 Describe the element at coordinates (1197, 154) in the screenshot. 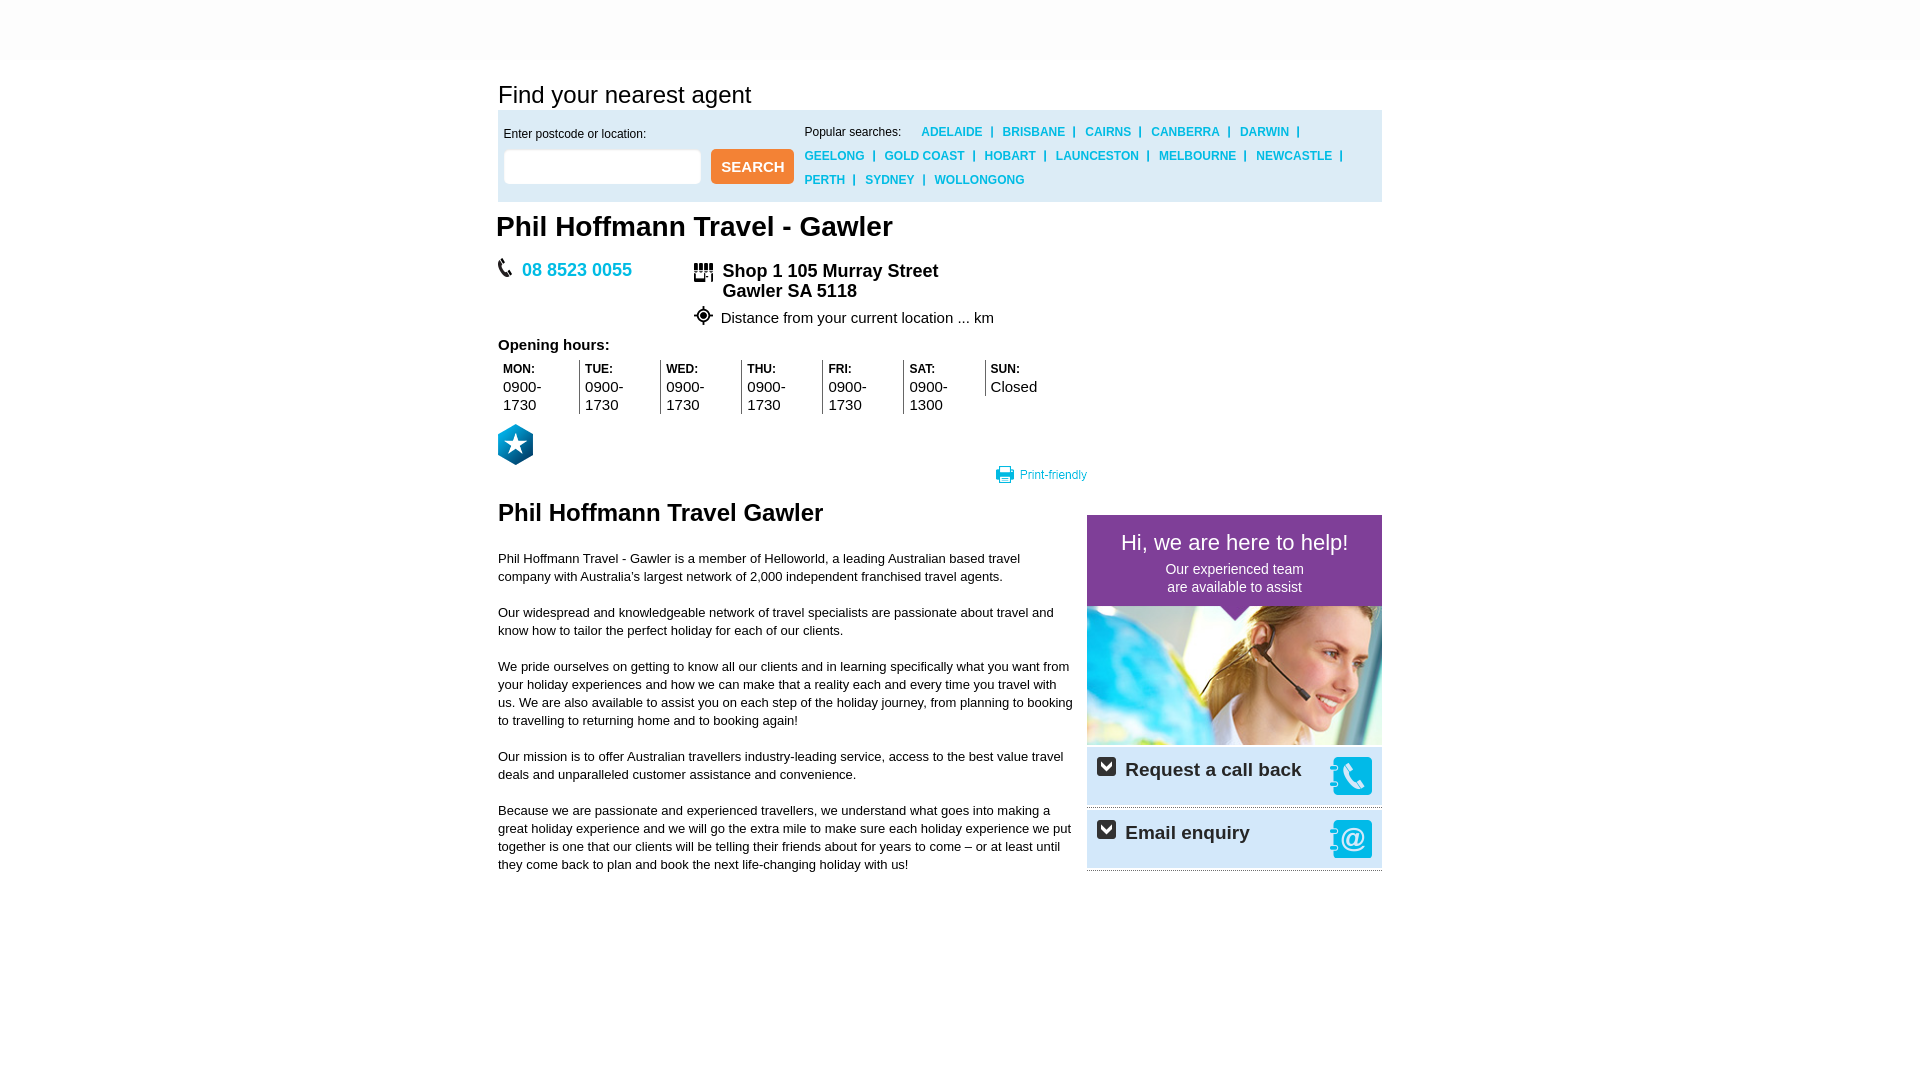

I see `'MELBOURNE'` at that location.